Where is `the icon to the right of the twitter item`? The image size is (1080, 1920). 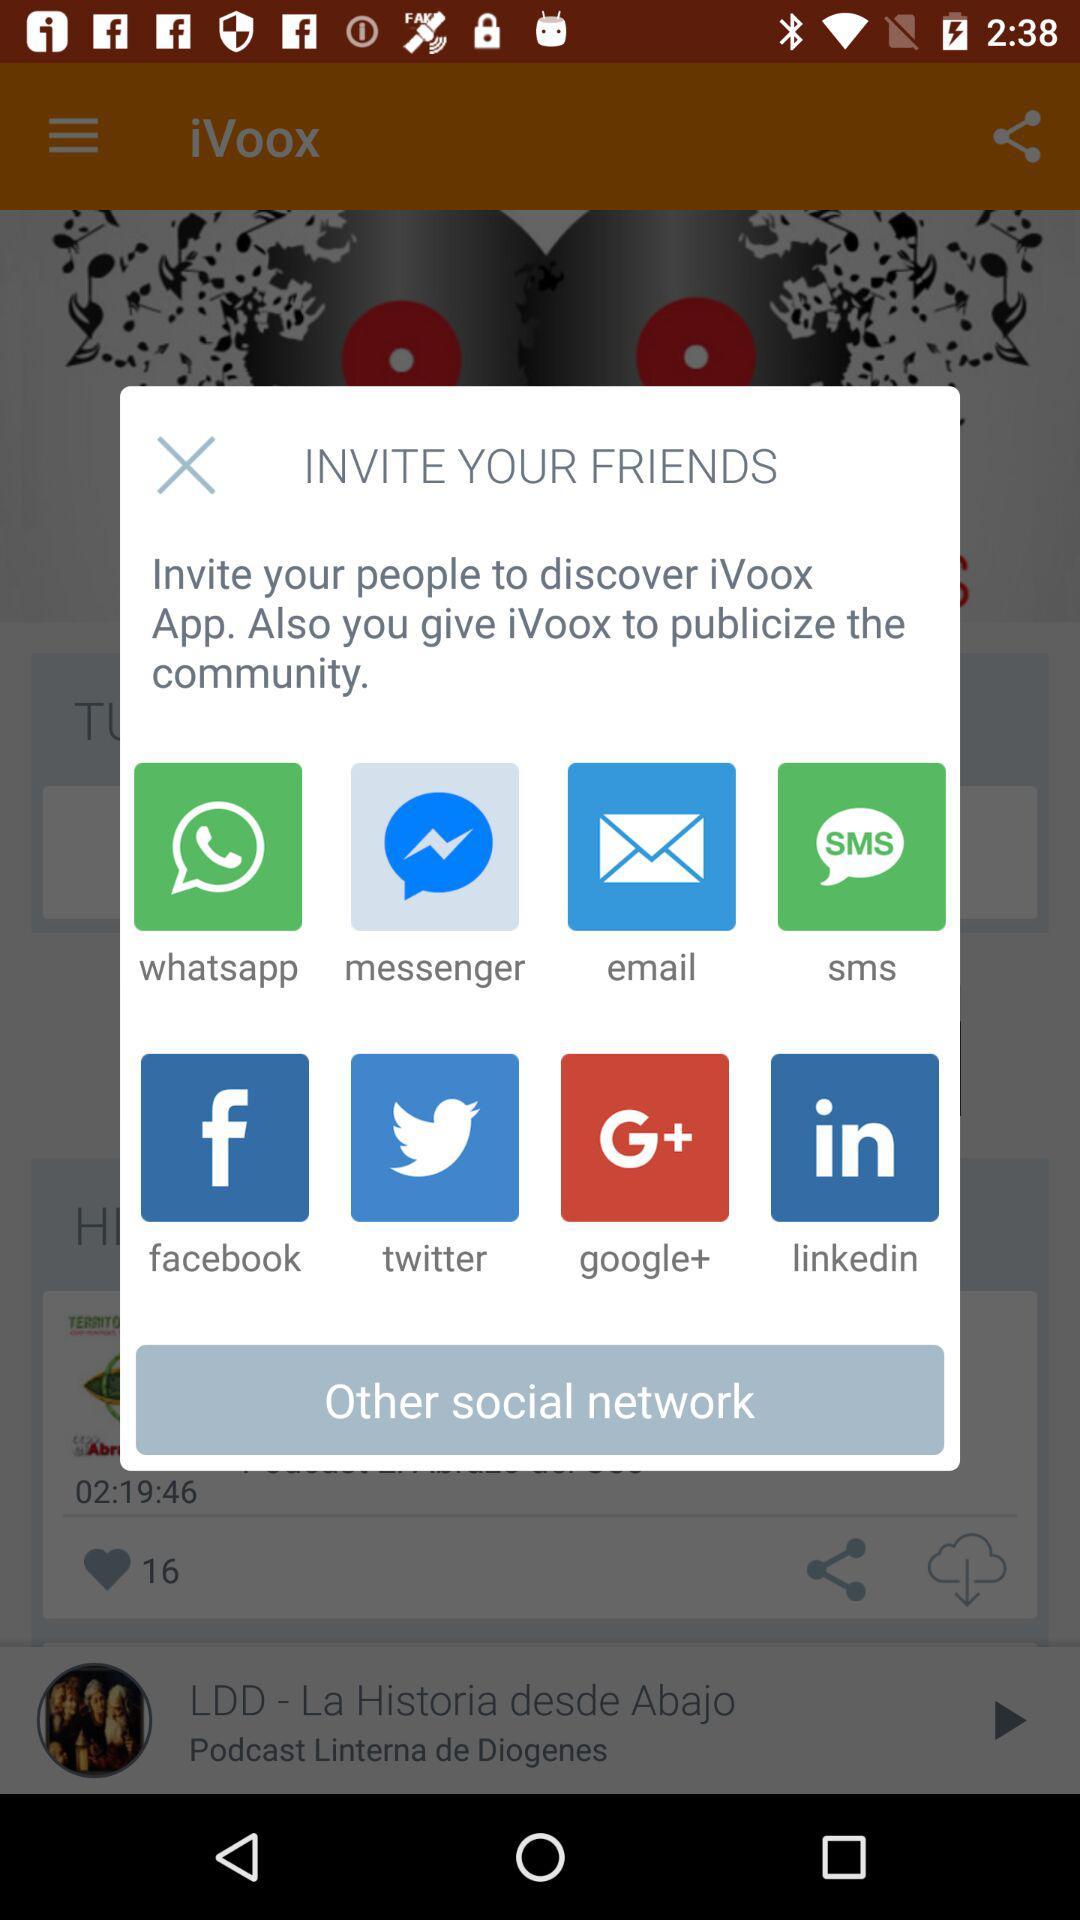
the icon to the right of the twitter item is located at coordinates (644, 1167).